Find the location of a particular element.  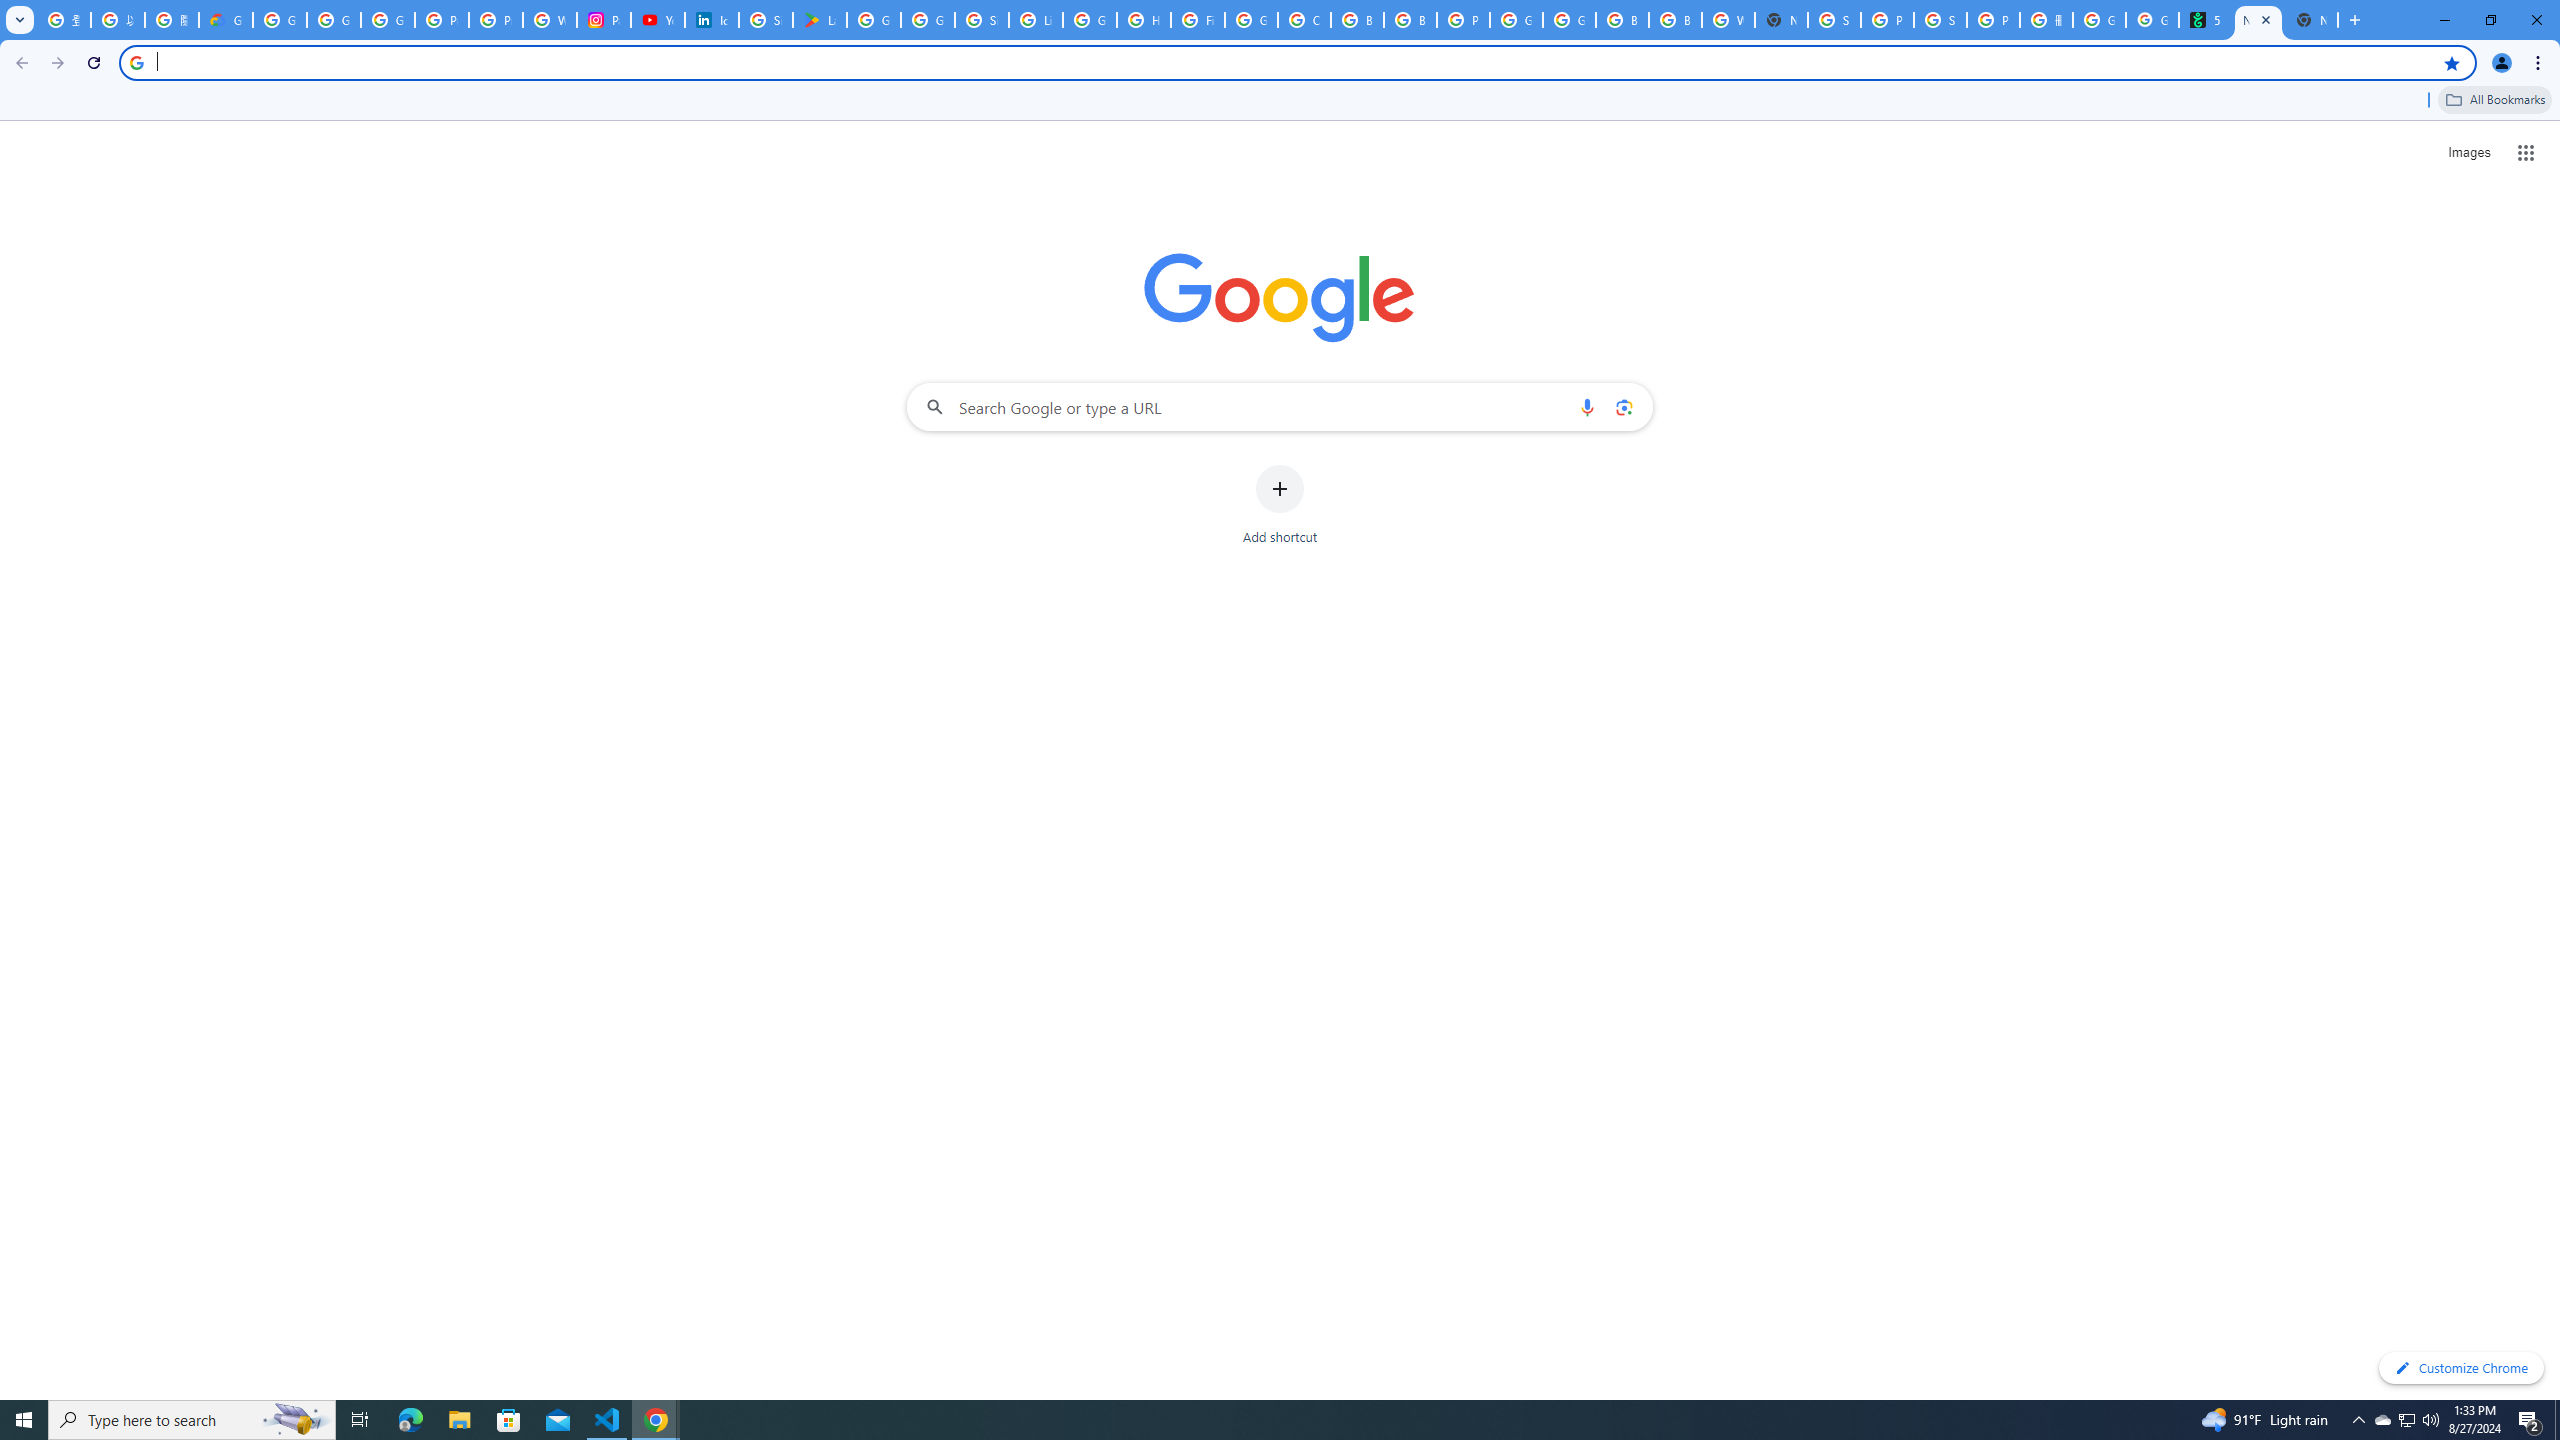

'Search icon' is located at coordinates (135, 61).